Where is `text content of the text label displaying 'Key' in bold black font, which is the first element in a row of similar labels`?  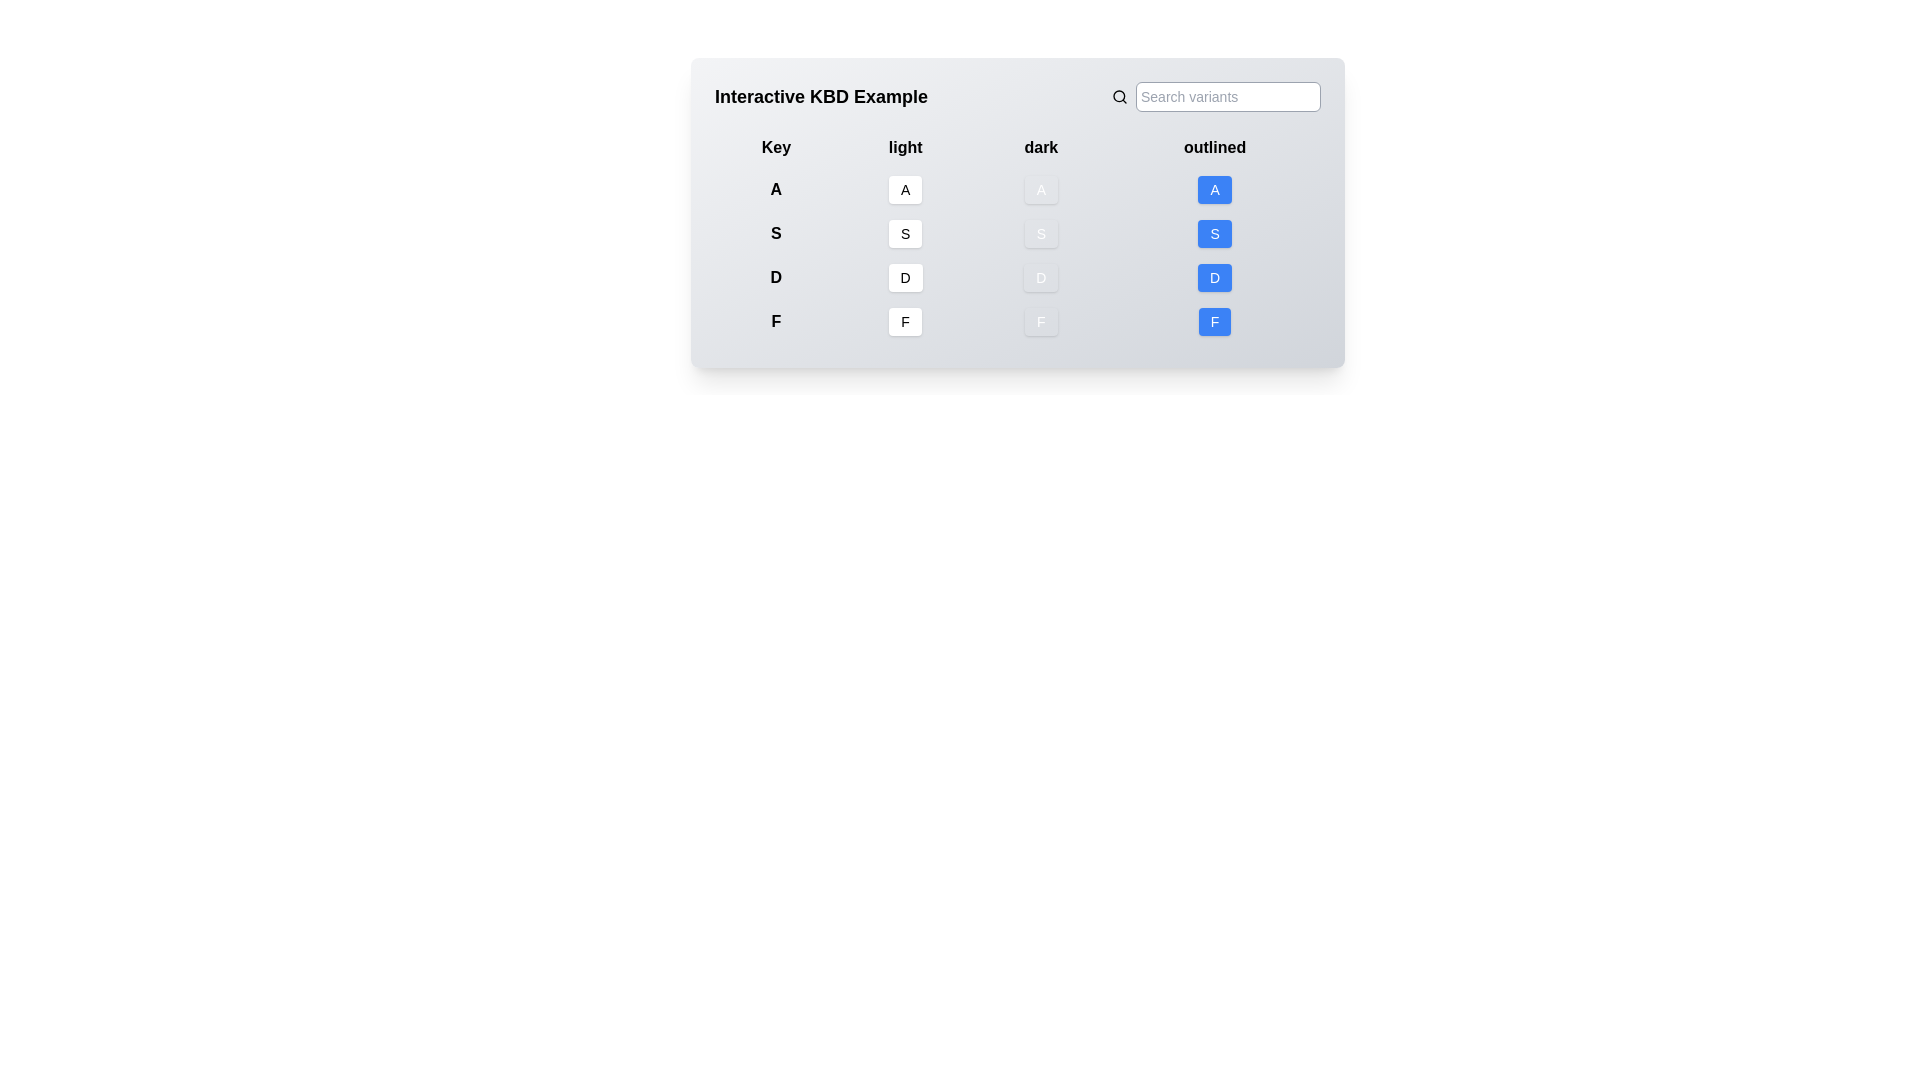
text content of the text label displaying 'Key' in bold black font, which is the first element in a row of similar labels is located at coordinates (775, 146).